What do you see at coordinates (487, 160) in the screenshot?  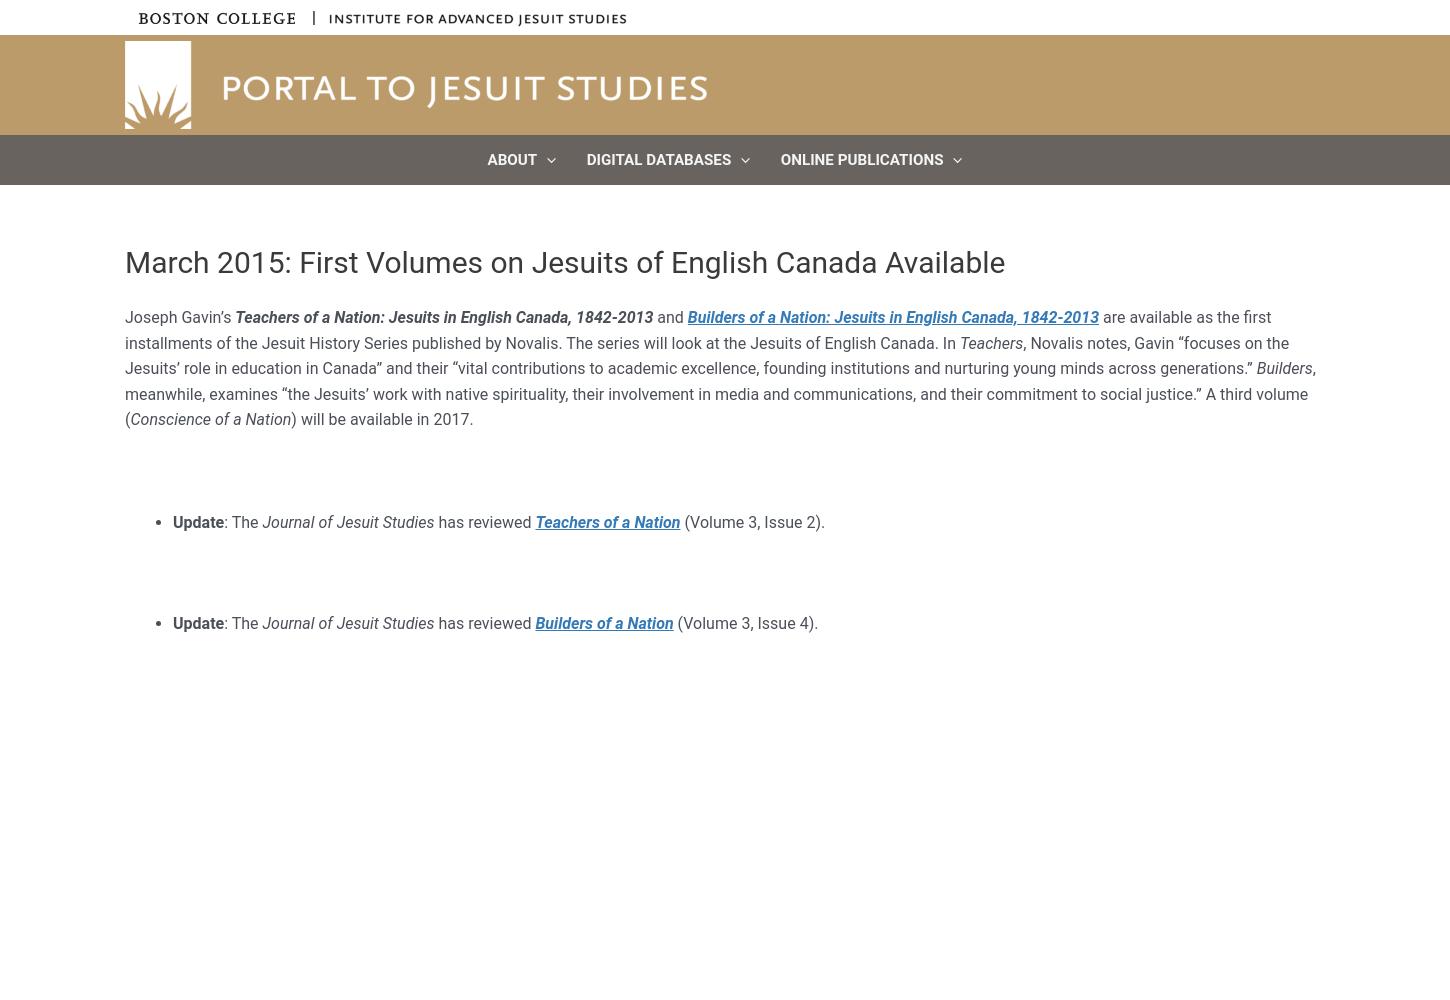 I see `'About'` at bounding box center [487, 160].